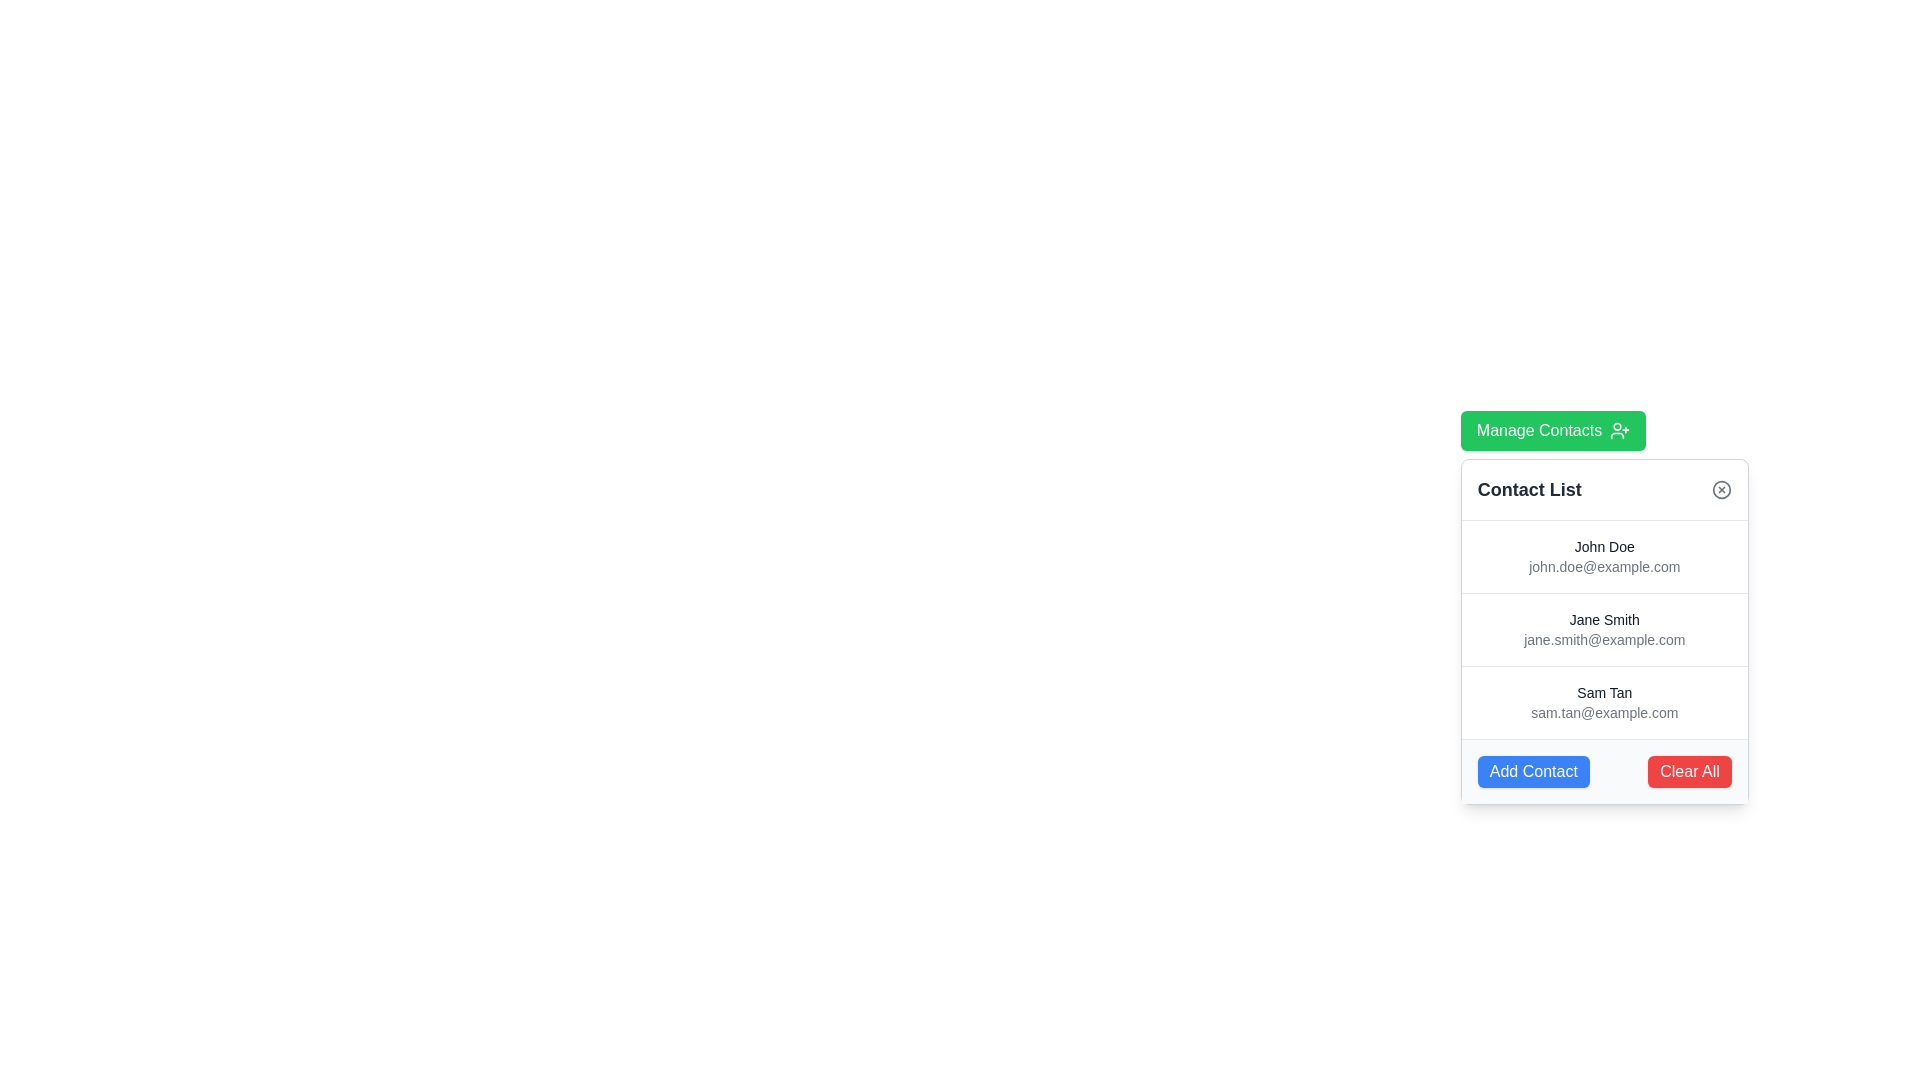 The image size is (1920, 1080). I want to click on the gray button with a cross icon located at the top-right corner of the 'Contact List' section, so click(1720, 489).